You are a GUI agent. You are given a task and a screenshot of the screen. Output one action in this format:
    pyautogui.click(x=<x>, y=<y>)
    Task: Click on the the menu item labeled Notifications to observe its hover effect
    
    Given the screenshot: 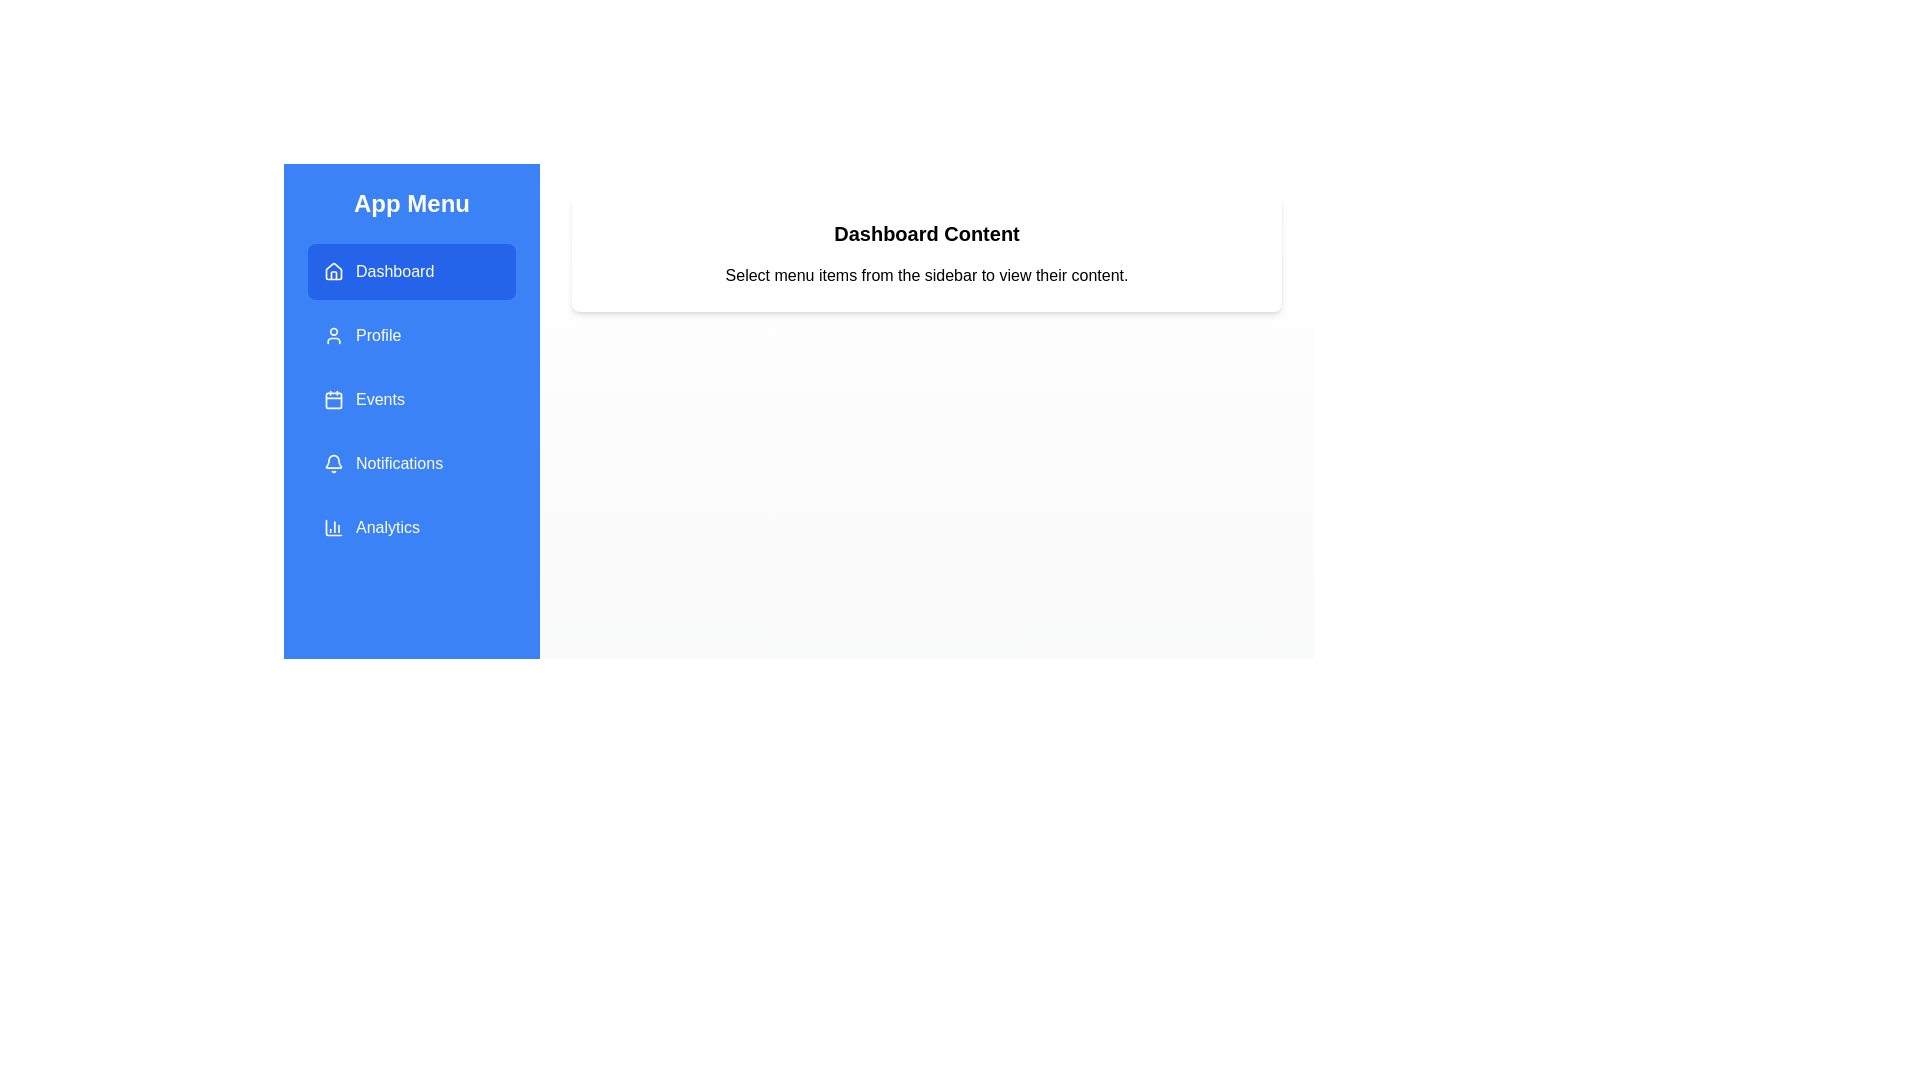 What is the action you would take?
    pyautogui.click(x=411, y=463)
    